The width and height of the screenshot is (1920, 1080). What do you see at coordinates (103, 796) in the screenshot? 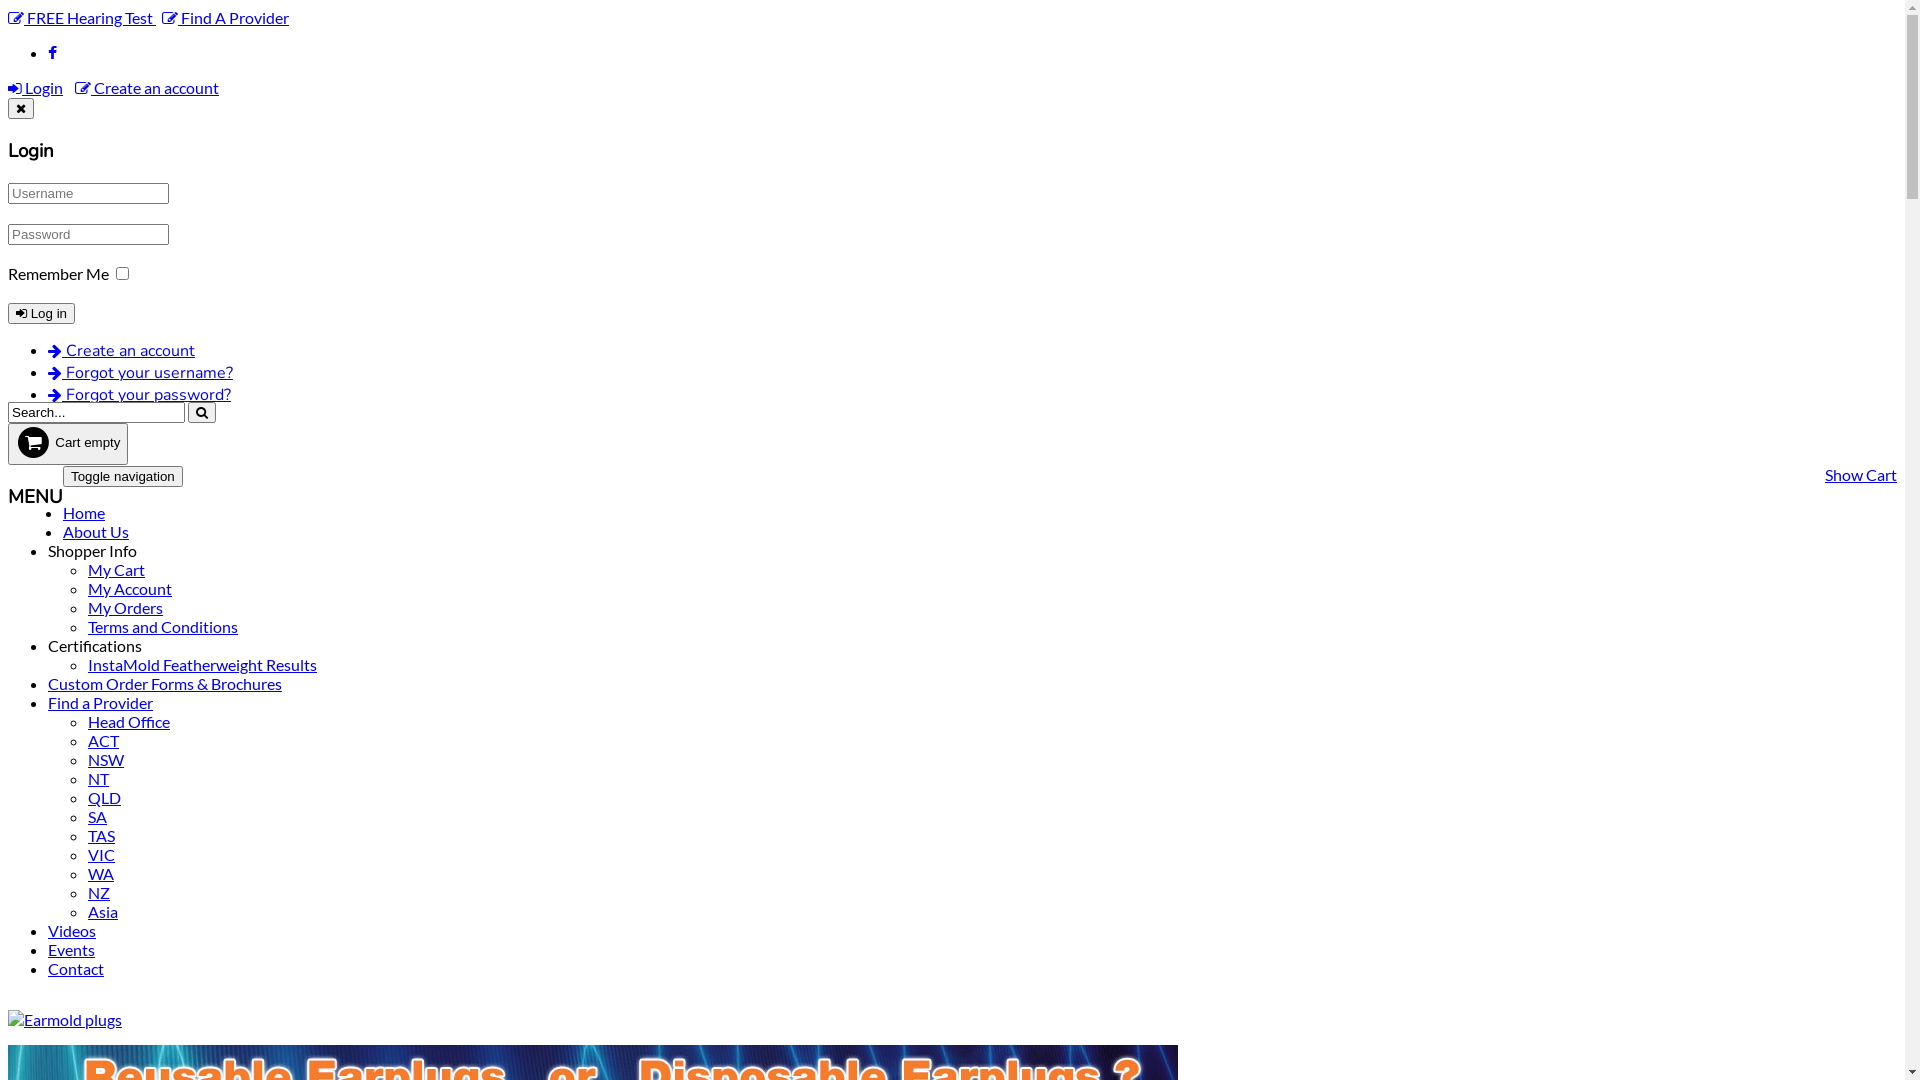
I see `'QLD'` at bounding box center [103, 796].